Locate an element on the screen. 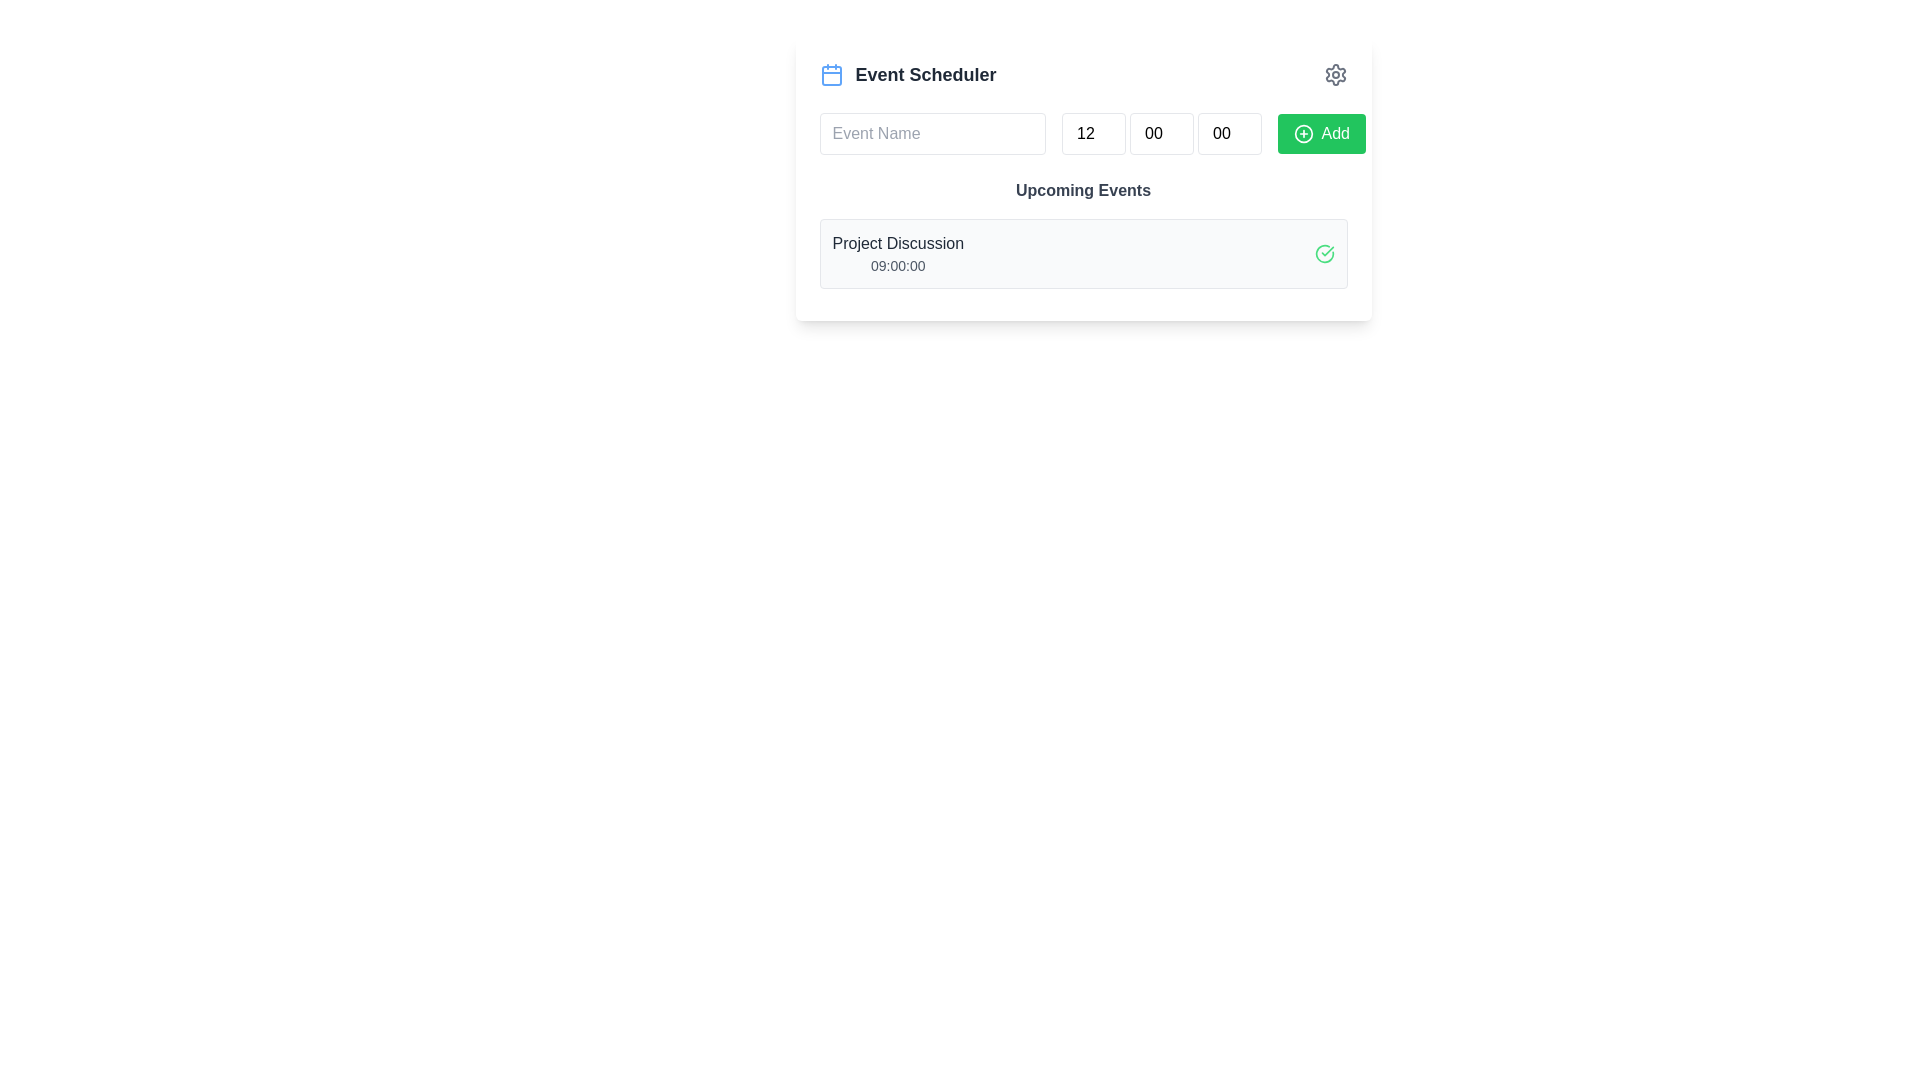  the Number input field in the 'Event Scheduler' module to focus it, located to the right of the 'Event Name' input field is located at coordinates (1092, 134).